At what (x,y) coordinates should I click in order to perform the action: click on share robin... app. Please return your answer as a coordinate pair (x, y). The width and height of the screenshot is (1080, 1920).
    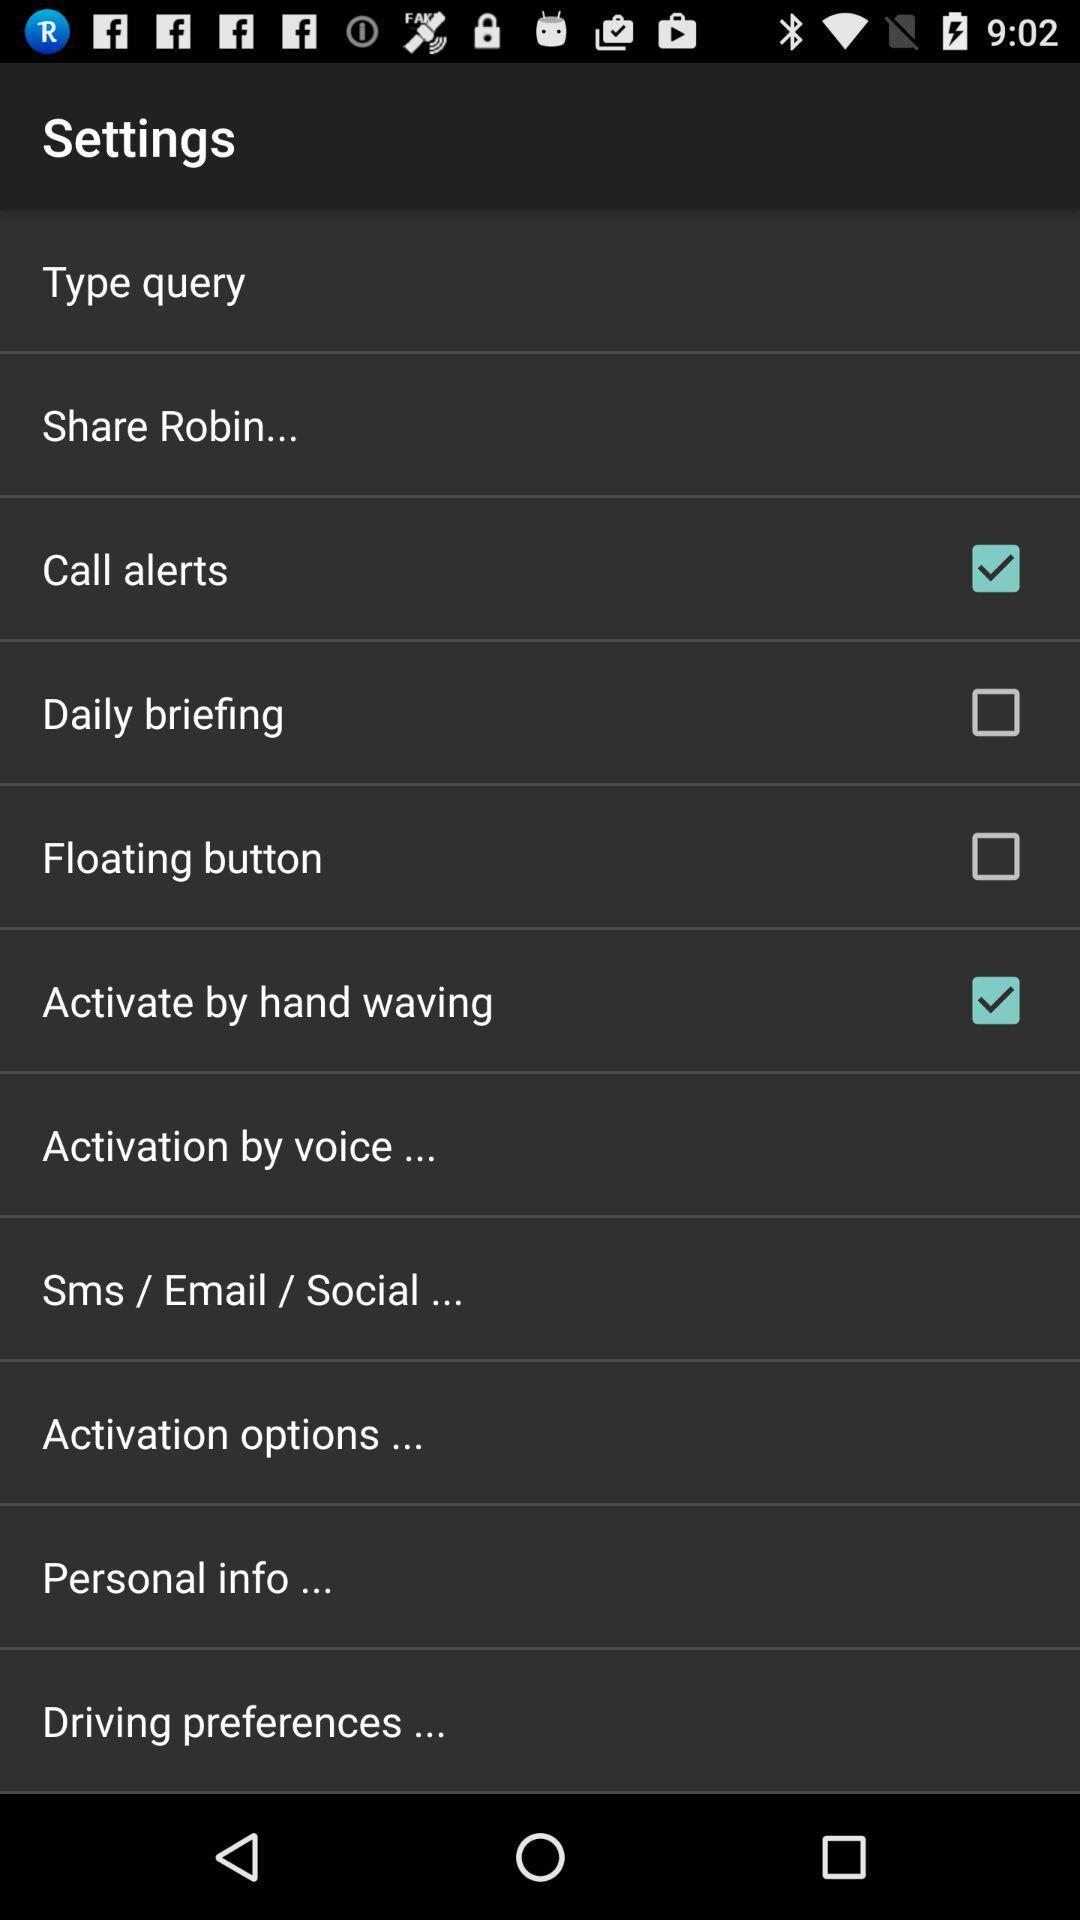
    Looking at the image, I should click on (169, 423).